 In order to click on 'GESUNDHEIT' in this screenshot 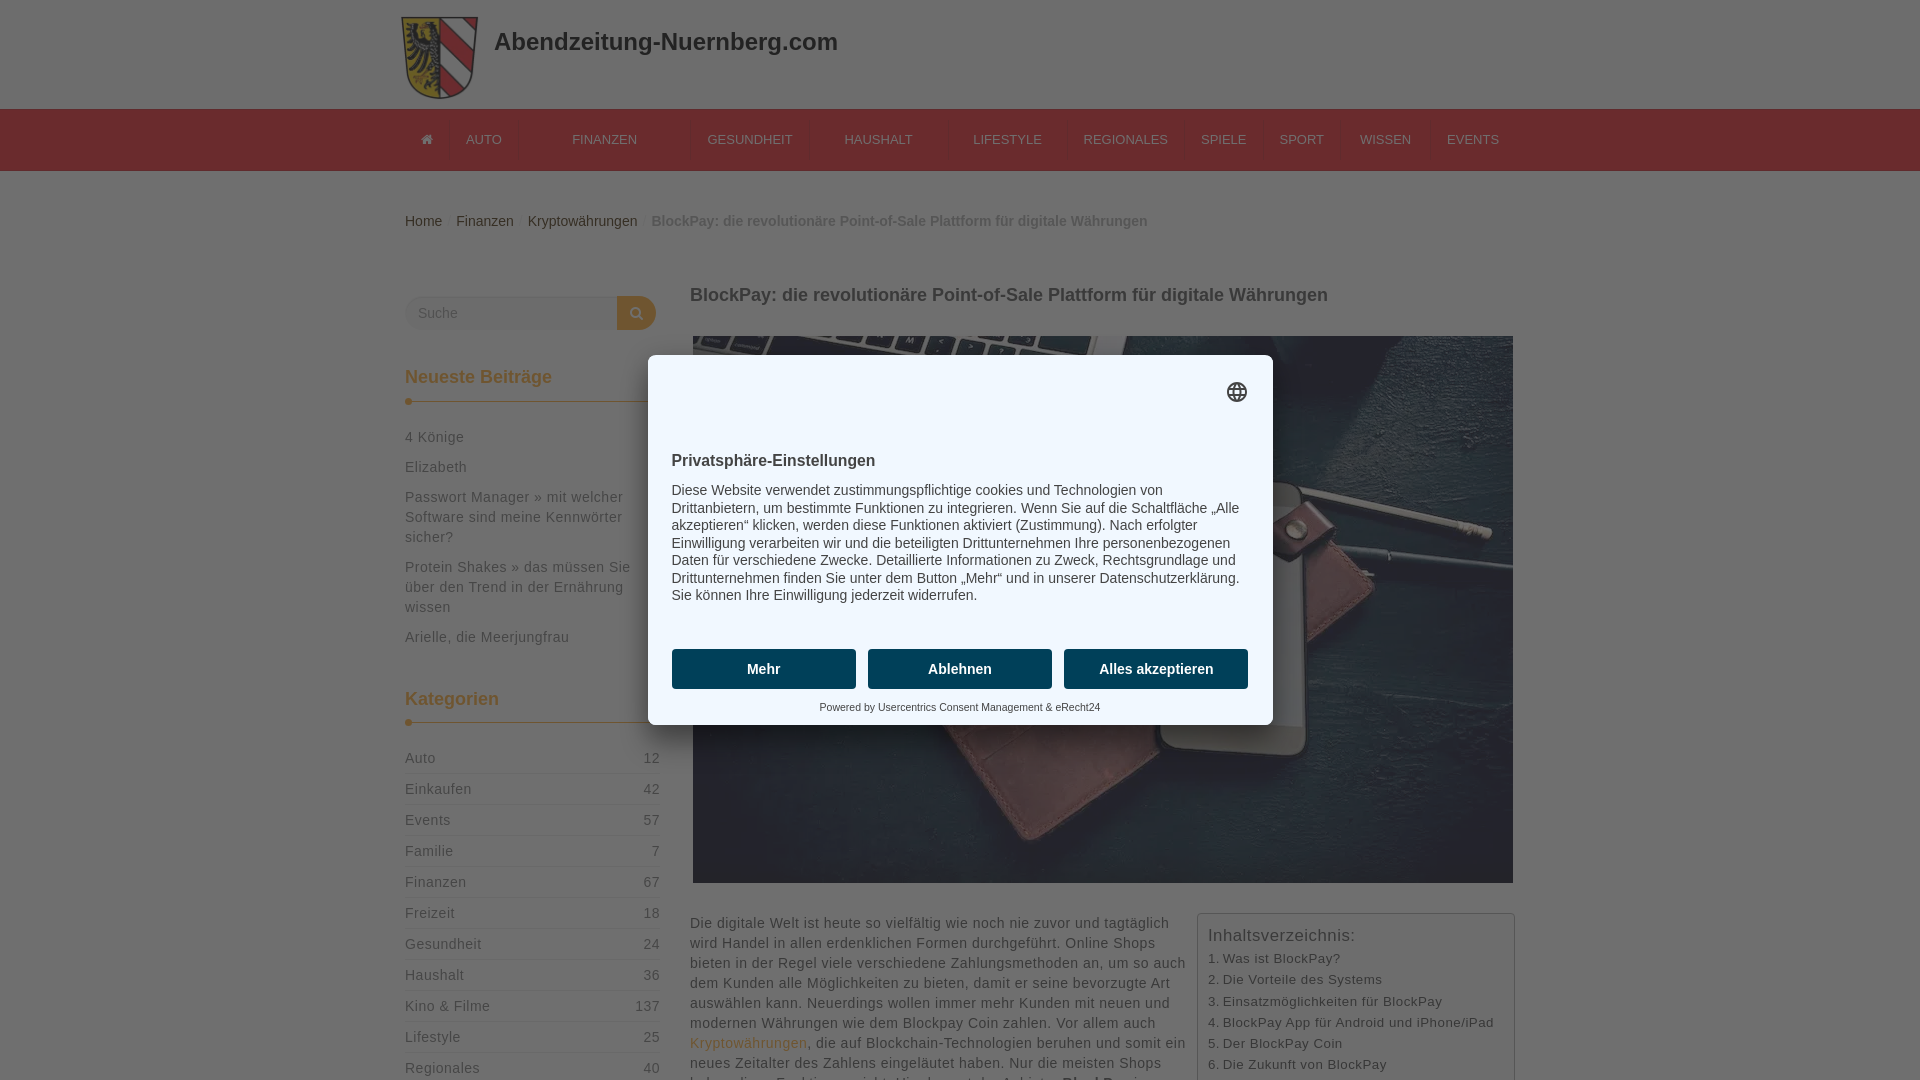, I will do `click(741, 138)`.